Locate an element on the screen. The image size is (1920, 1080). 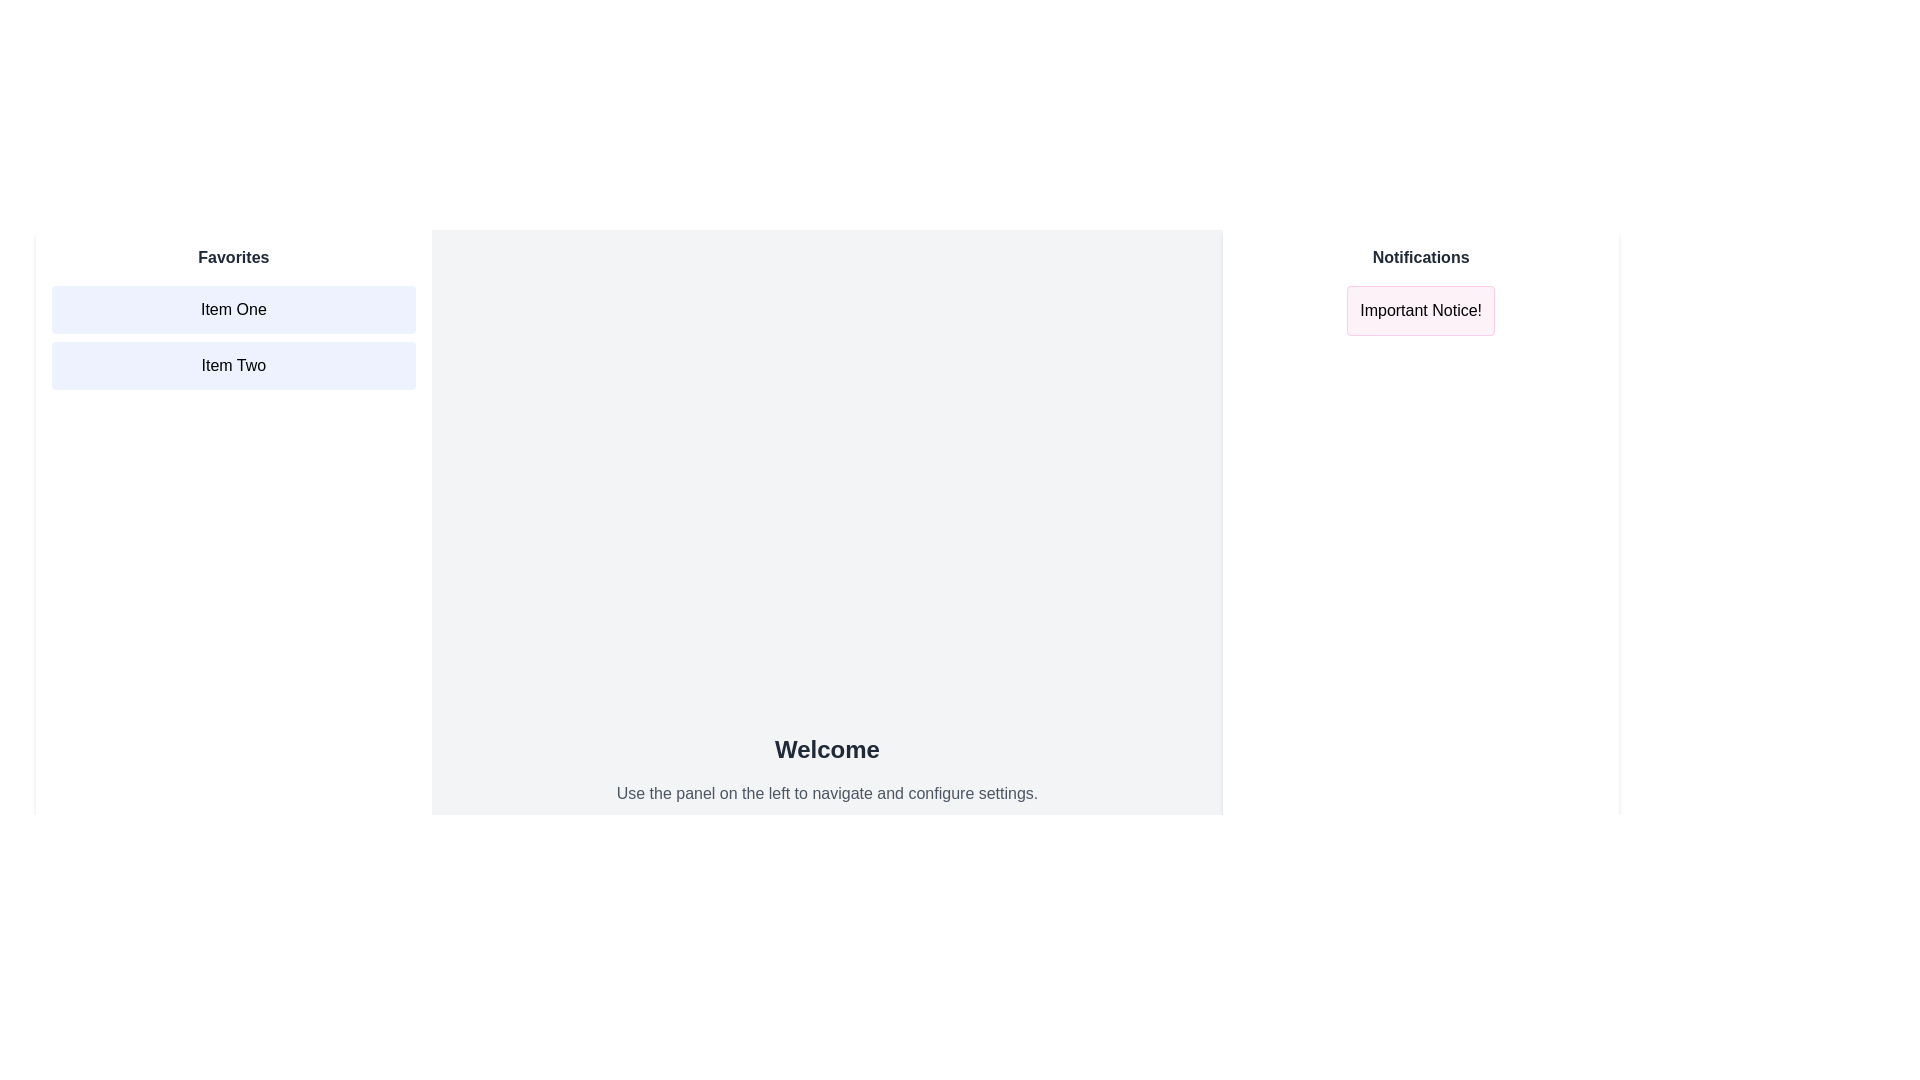
text label displaying 'Welcome' which is prominently styled in bold and large font at the bottom center of the application's main panel is located at coordinates (827, 749).